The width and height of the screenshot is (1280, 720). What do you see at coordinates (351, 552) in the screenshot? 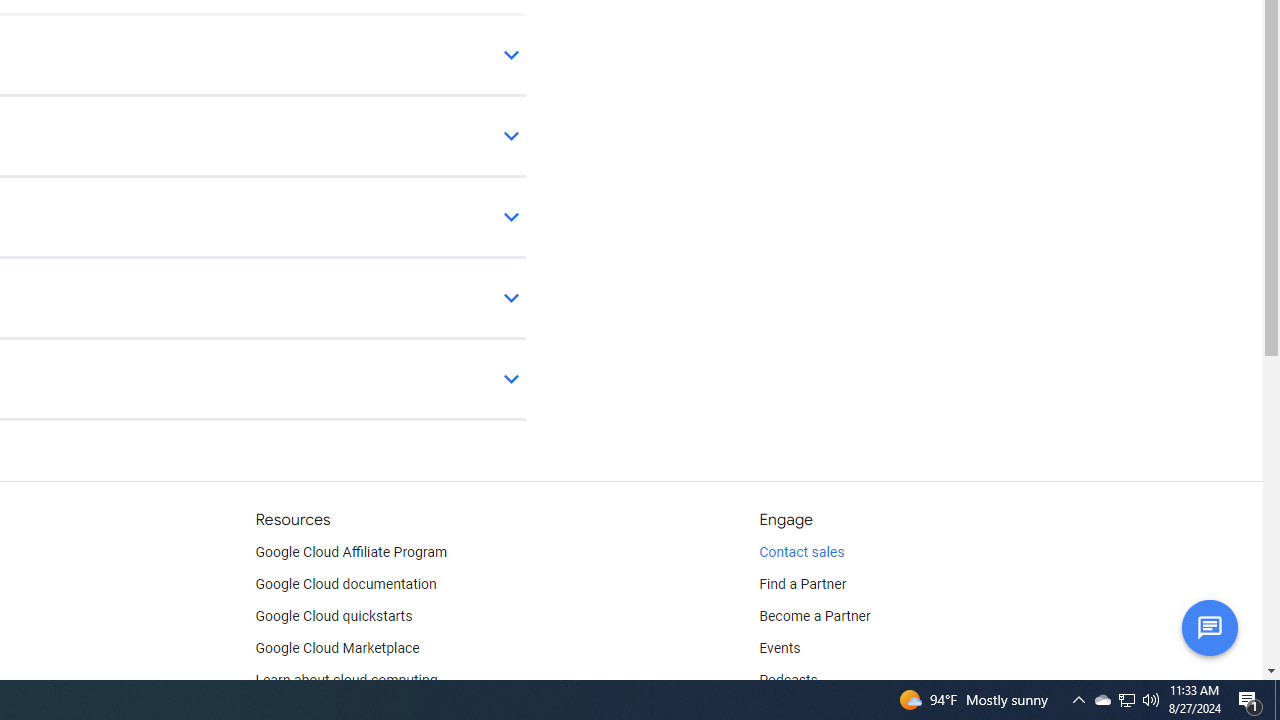
I see `'Google Cloud Affiliate Program'` at bounding box center [351, 552].